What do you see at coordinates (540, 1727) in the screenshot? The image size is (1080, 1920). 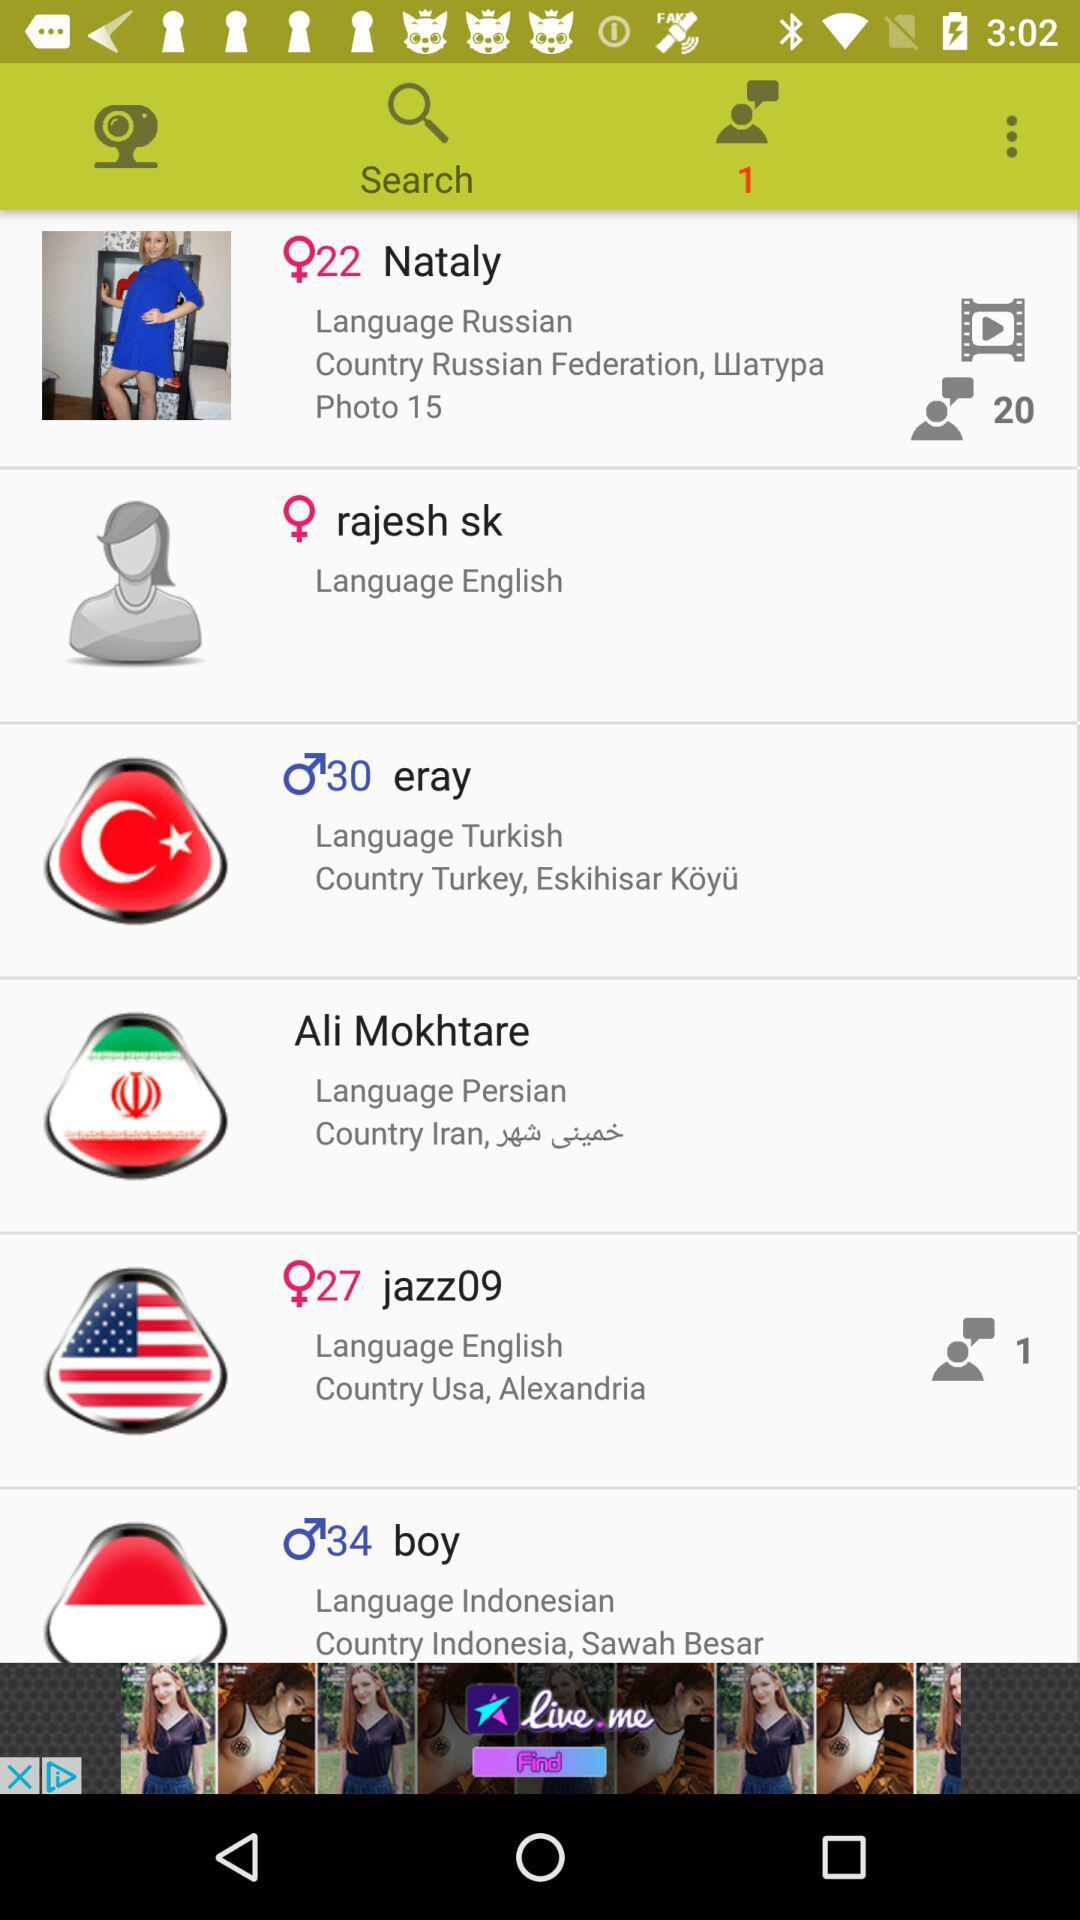 I see `see advertisement` at bounding box center [540, 1727].